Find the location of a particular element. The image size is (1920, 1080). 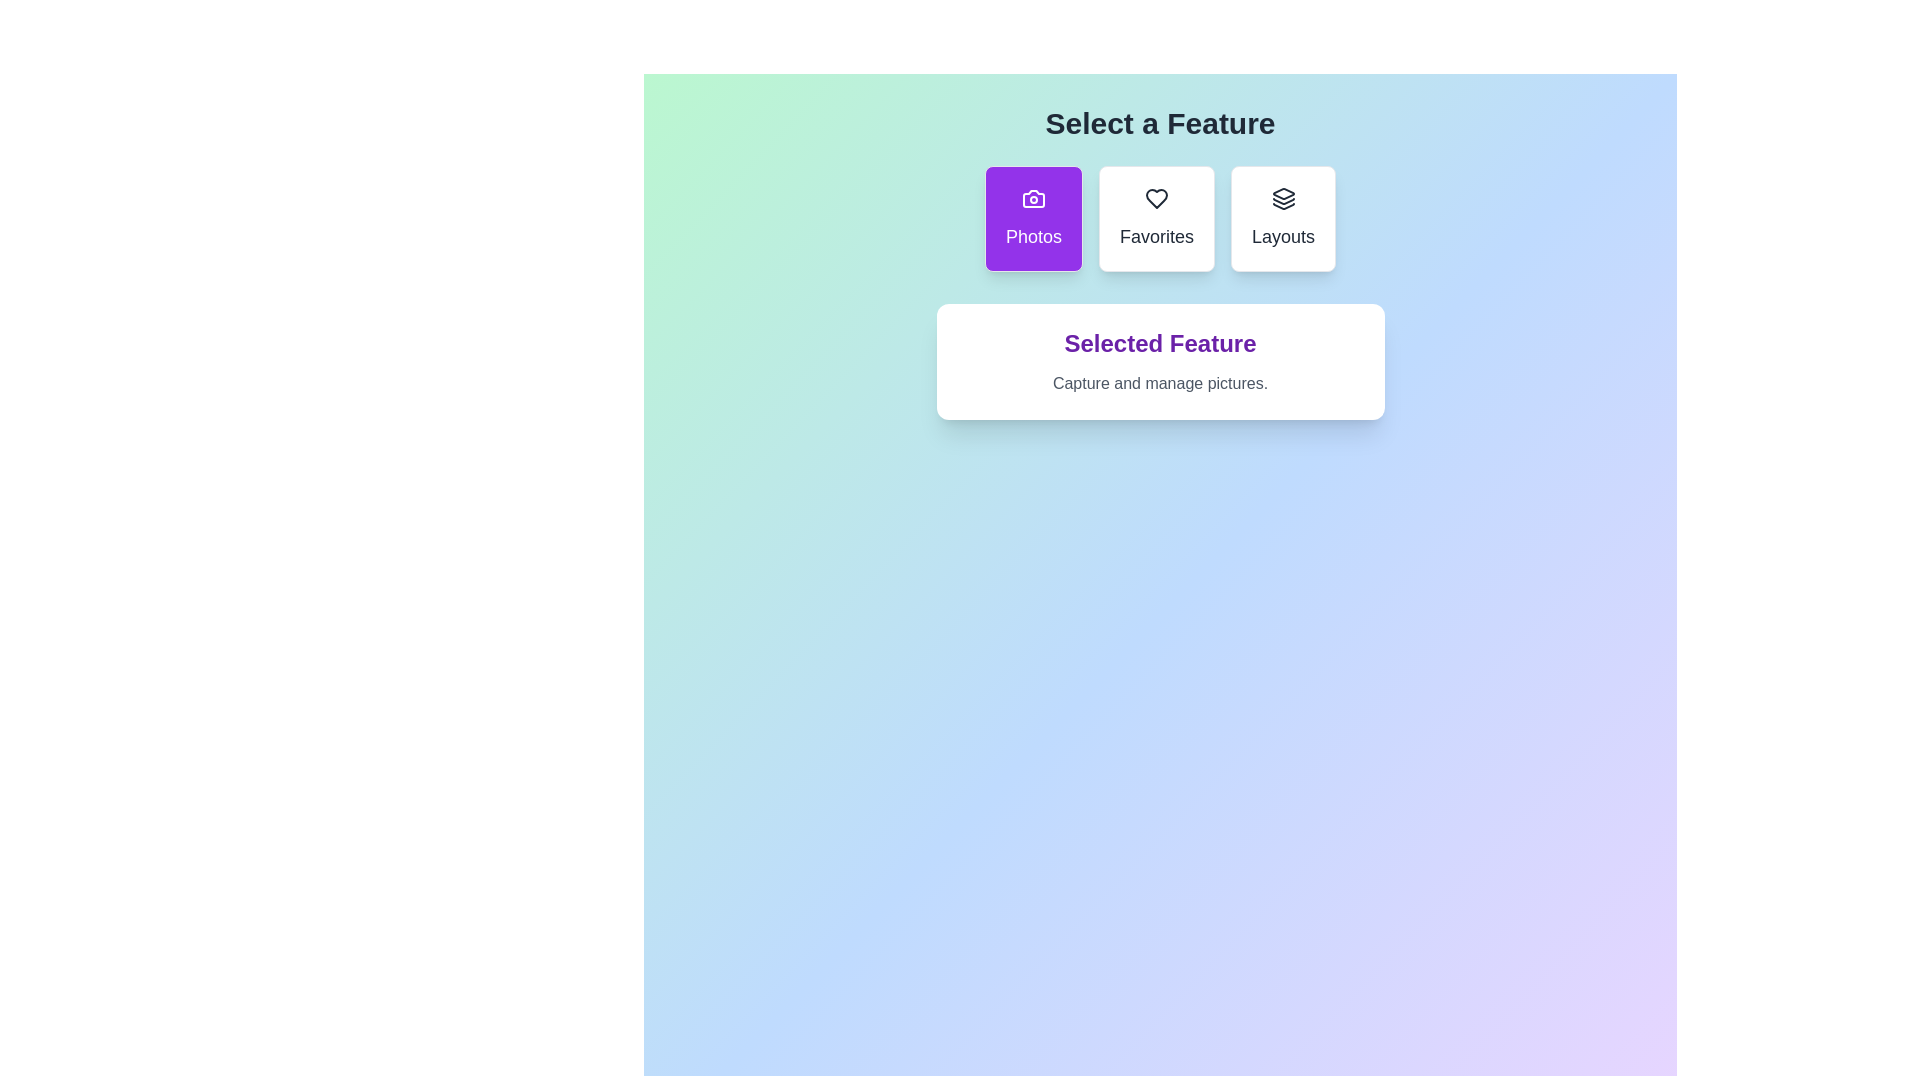

the Photos button to select it is located at coordinates (1033, 219).